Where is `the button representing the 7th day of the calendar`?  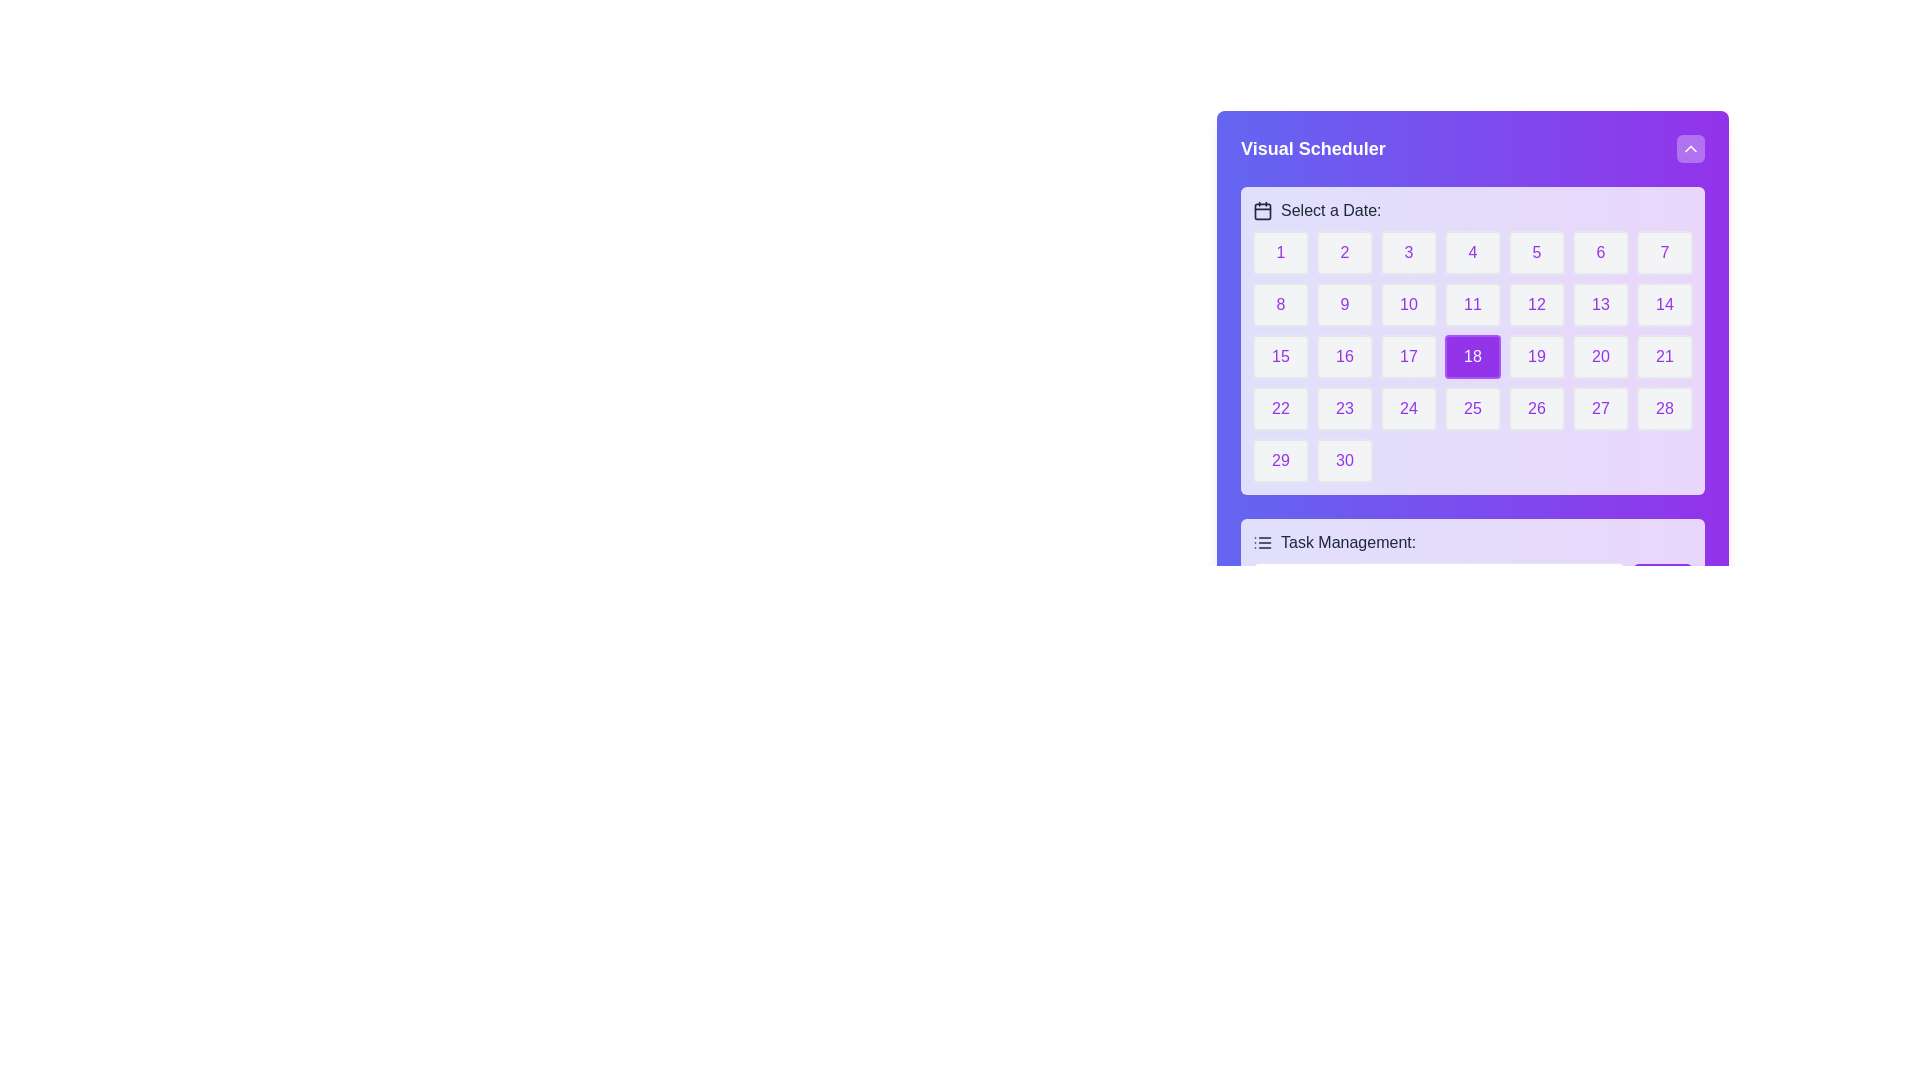 the button representing the 7th day of the calendar is located at coordinates (1665, 252).